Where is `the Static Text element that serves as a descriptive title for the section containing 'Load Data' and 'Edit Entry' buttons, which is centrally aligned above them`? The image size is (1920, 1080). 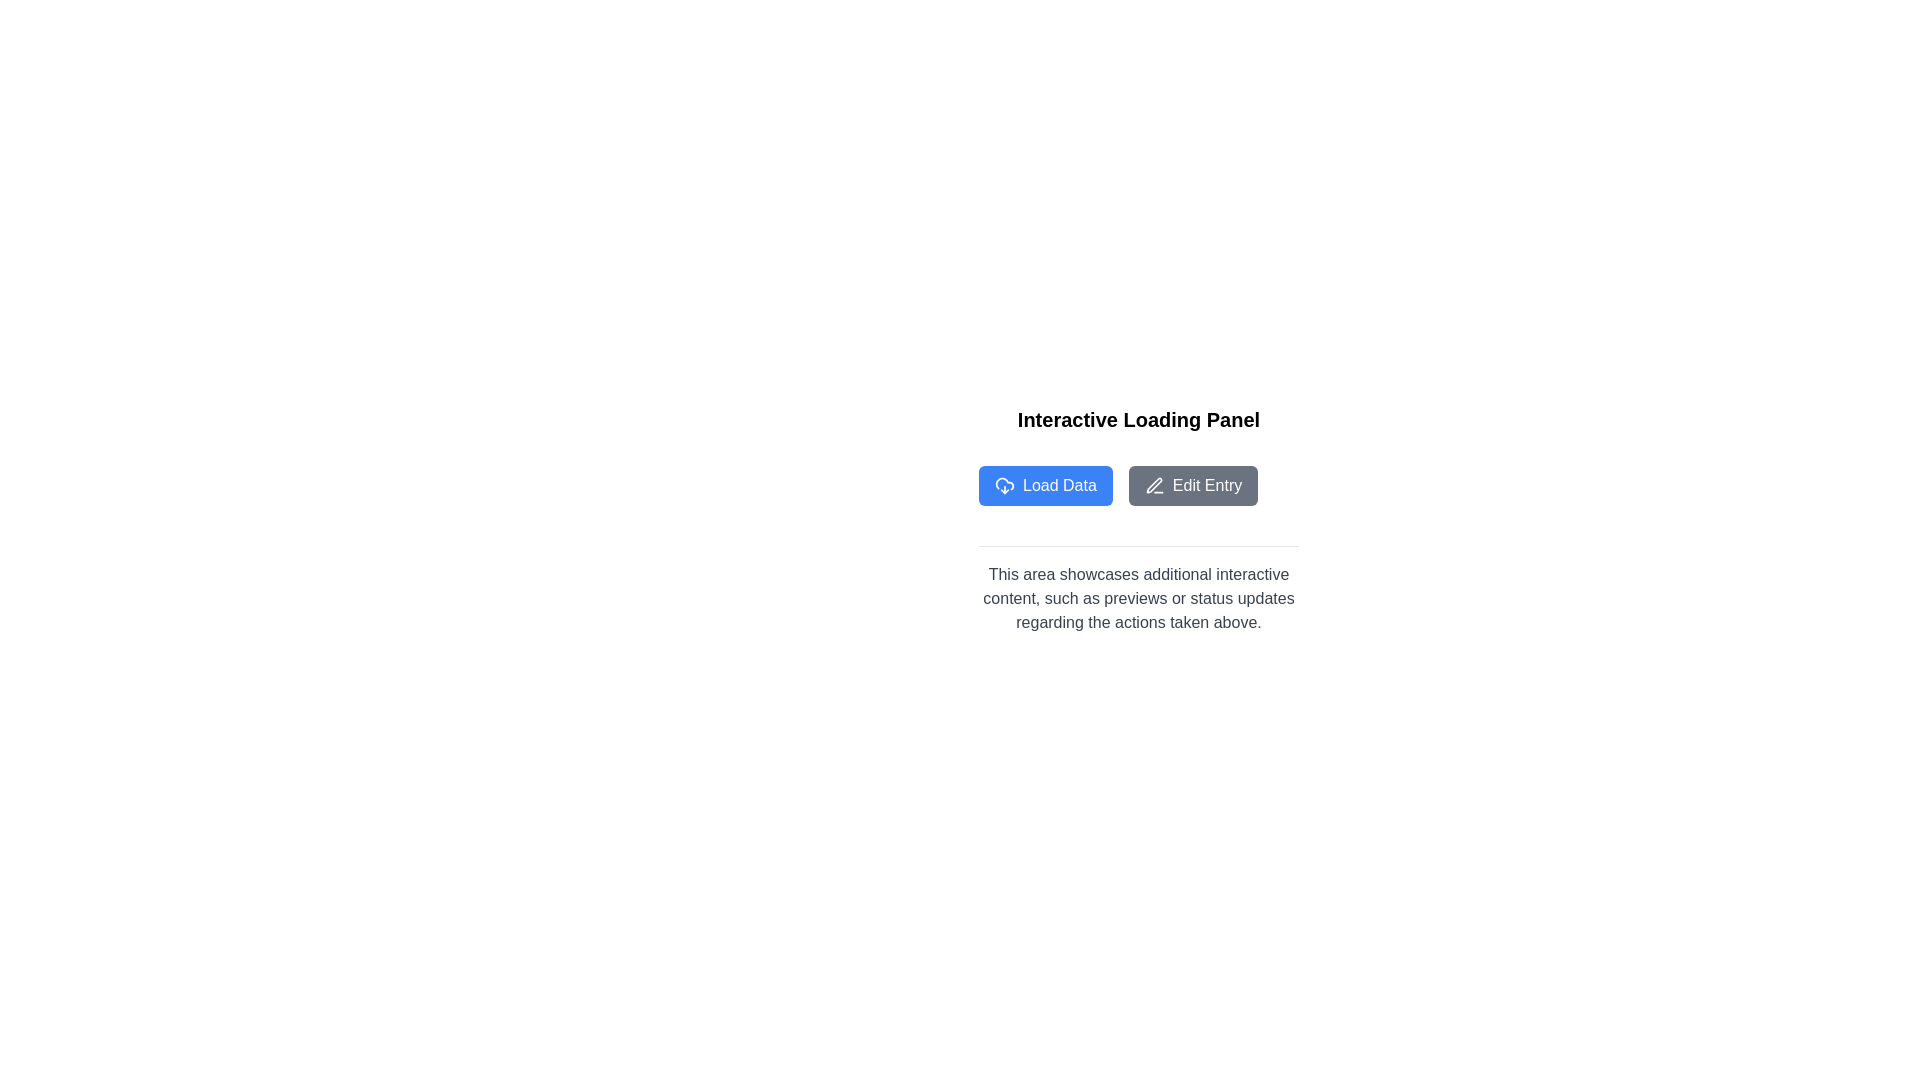
the Static Text element that serves as a descriptive title for the section containing 'Load Data' and 'Edit Entry' buttons, which is centrally aligned above them is located at coordinates (1138, 419).